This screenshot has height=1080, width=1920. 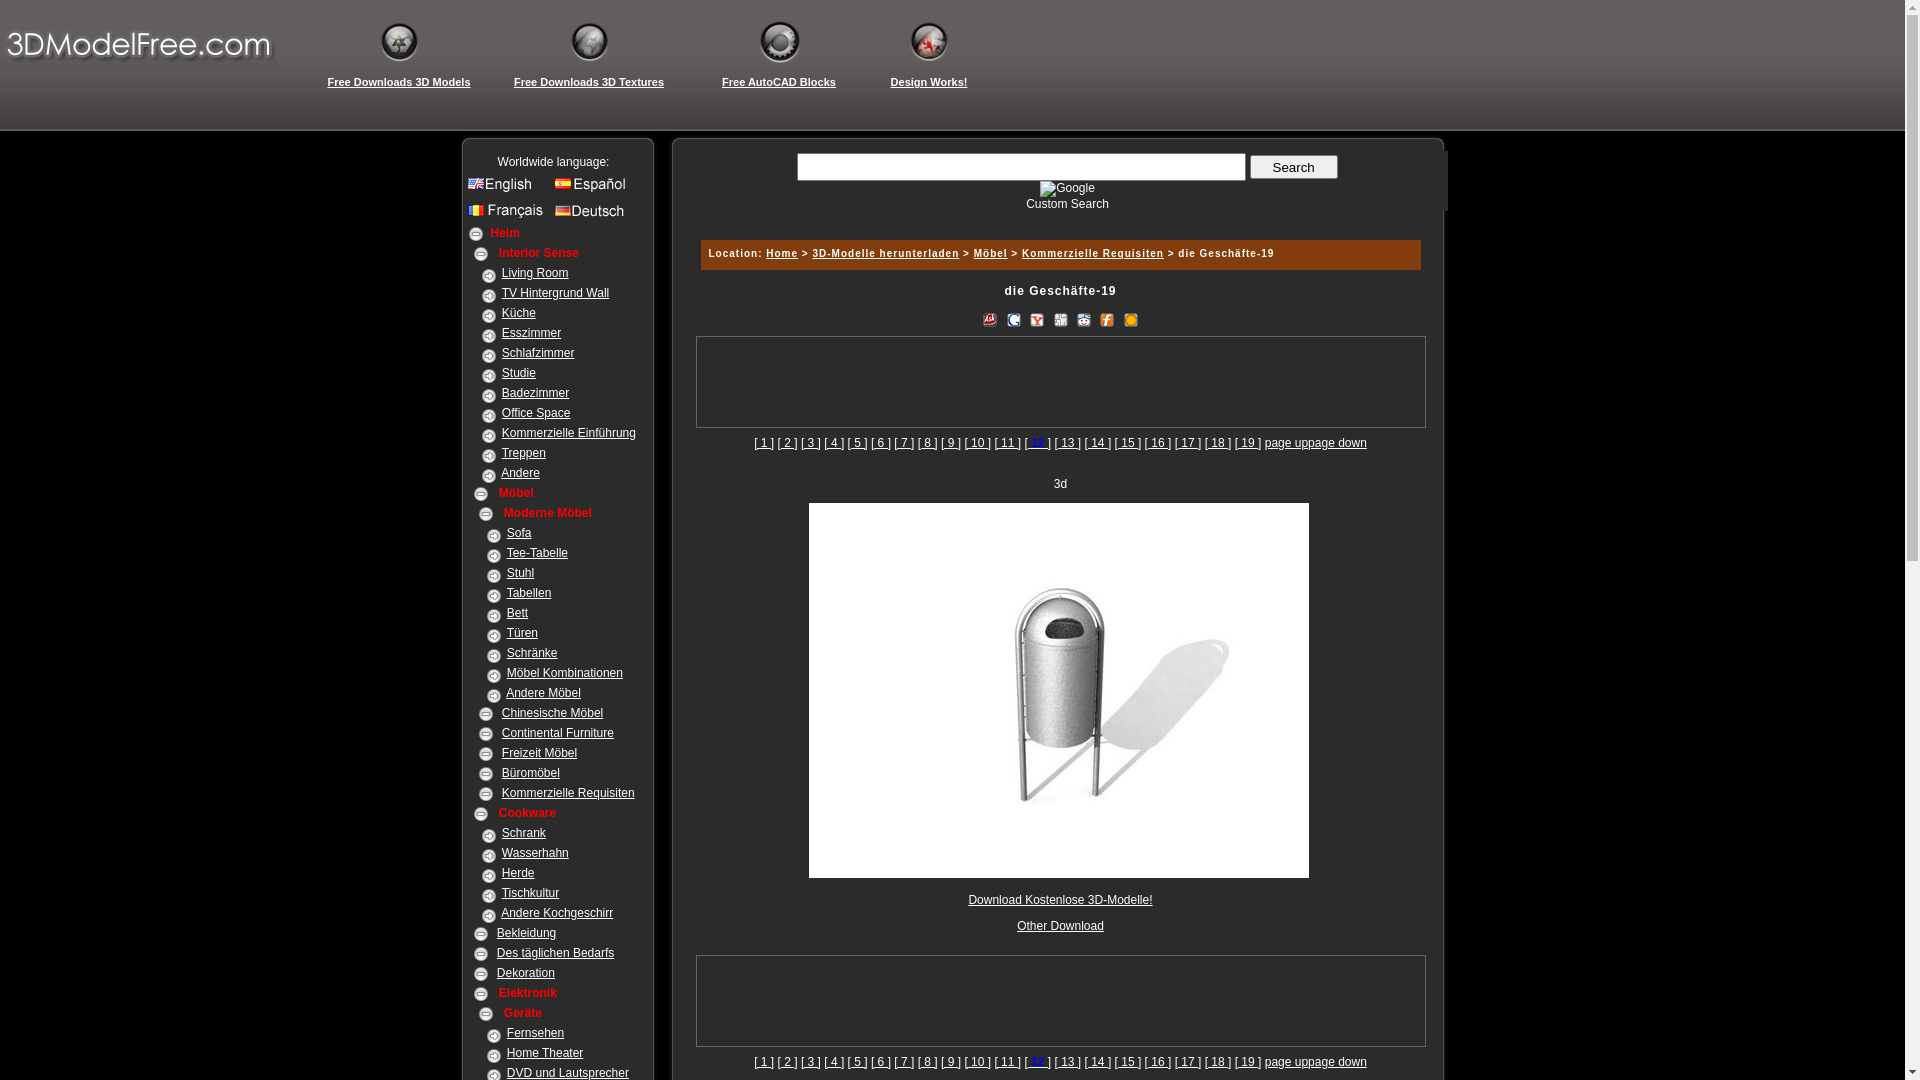 What do you see at coordinates (504, 231) in the screenshot?
I see `'Heim'` at bounding box center [504, 231].